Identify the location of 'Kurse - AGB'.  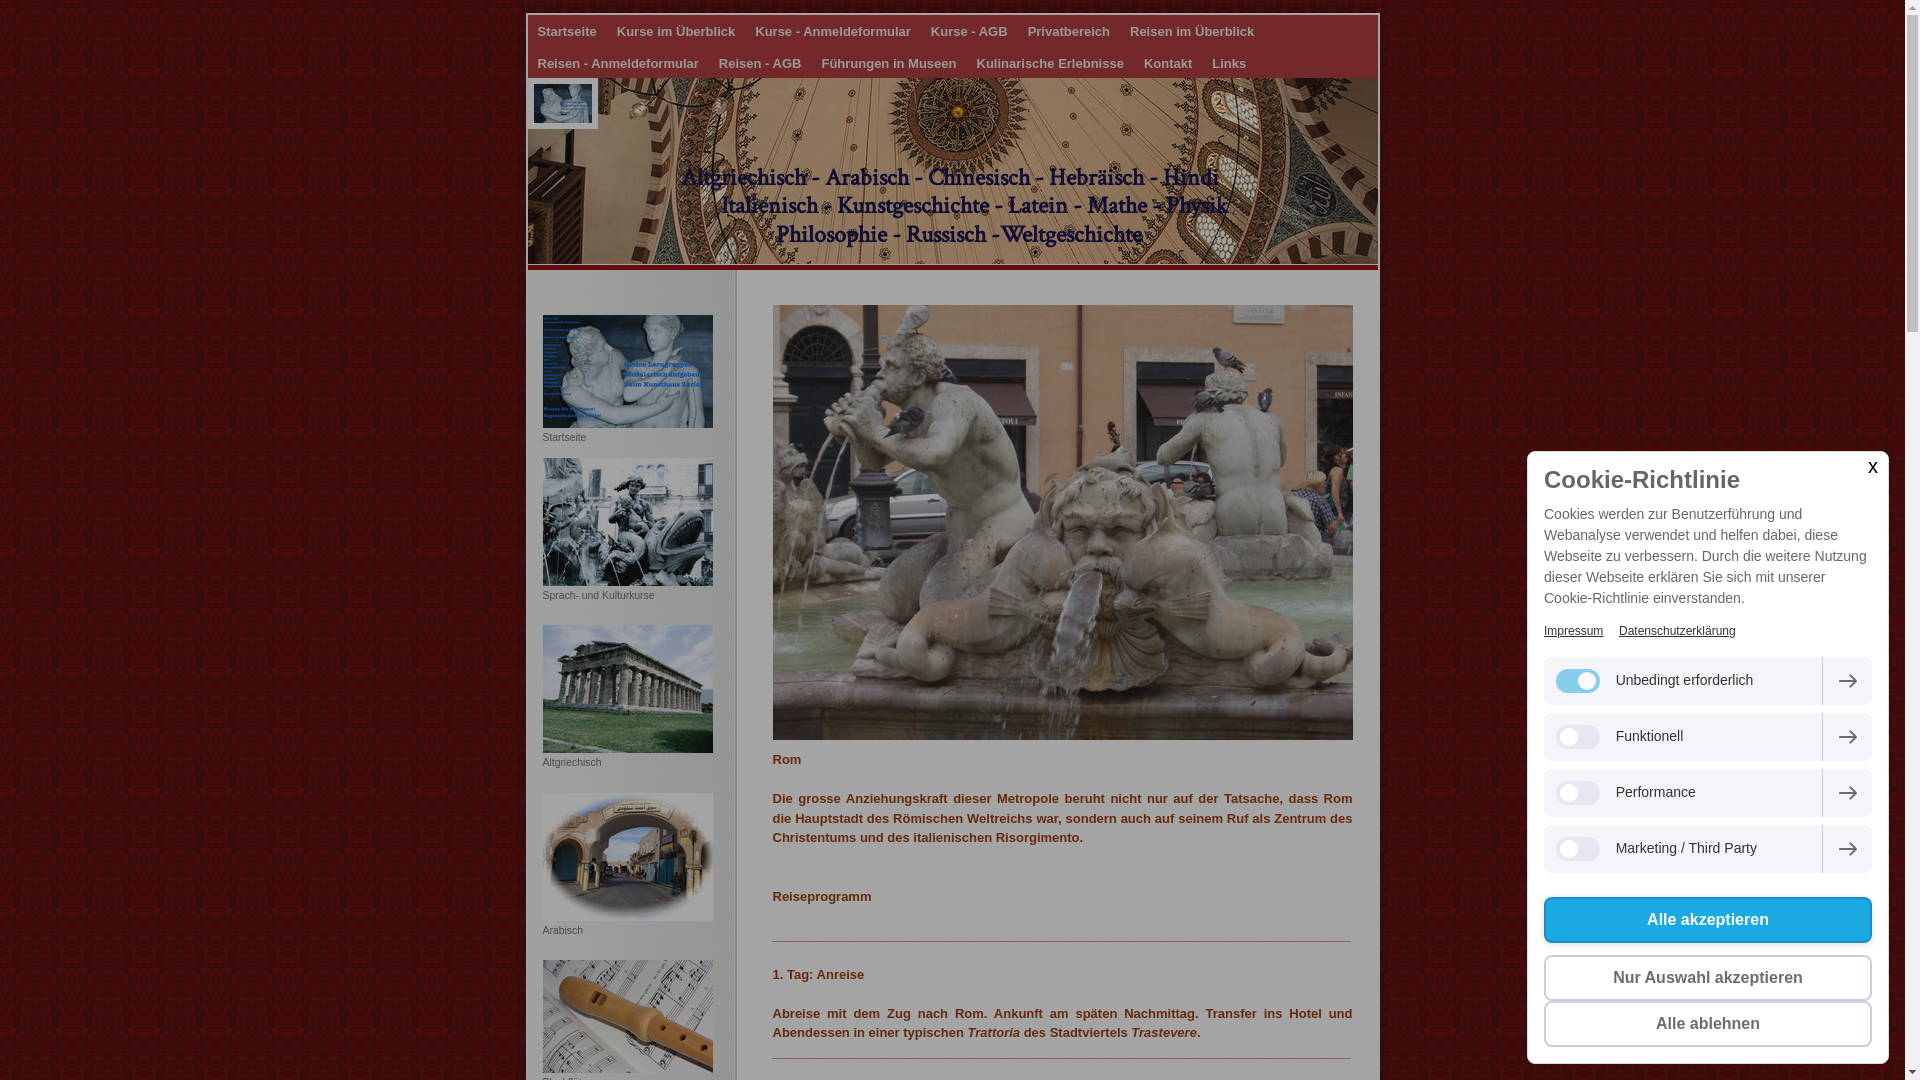
(969, 31).